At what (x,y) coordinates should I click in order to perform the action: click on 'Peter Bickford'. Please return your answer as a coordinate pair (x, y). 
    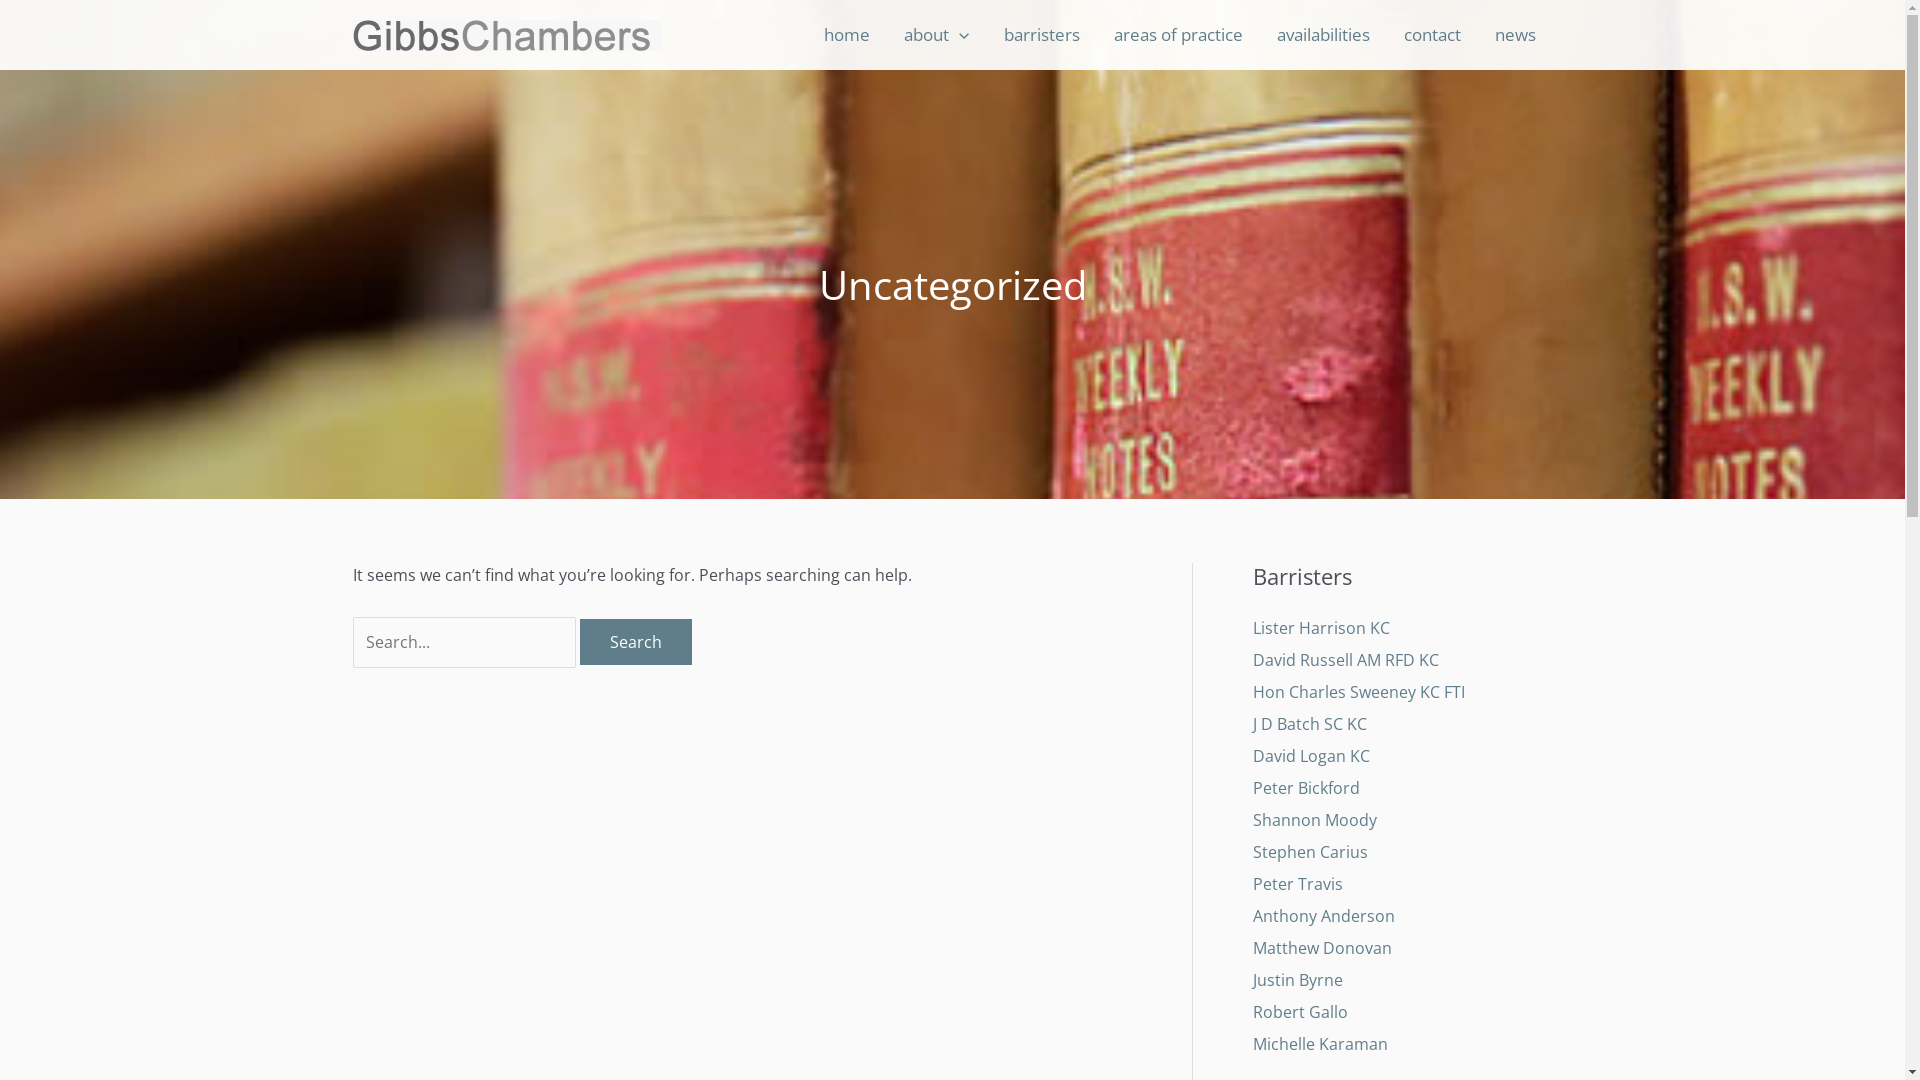
    Looking at the image, I should click on (1251, 786).